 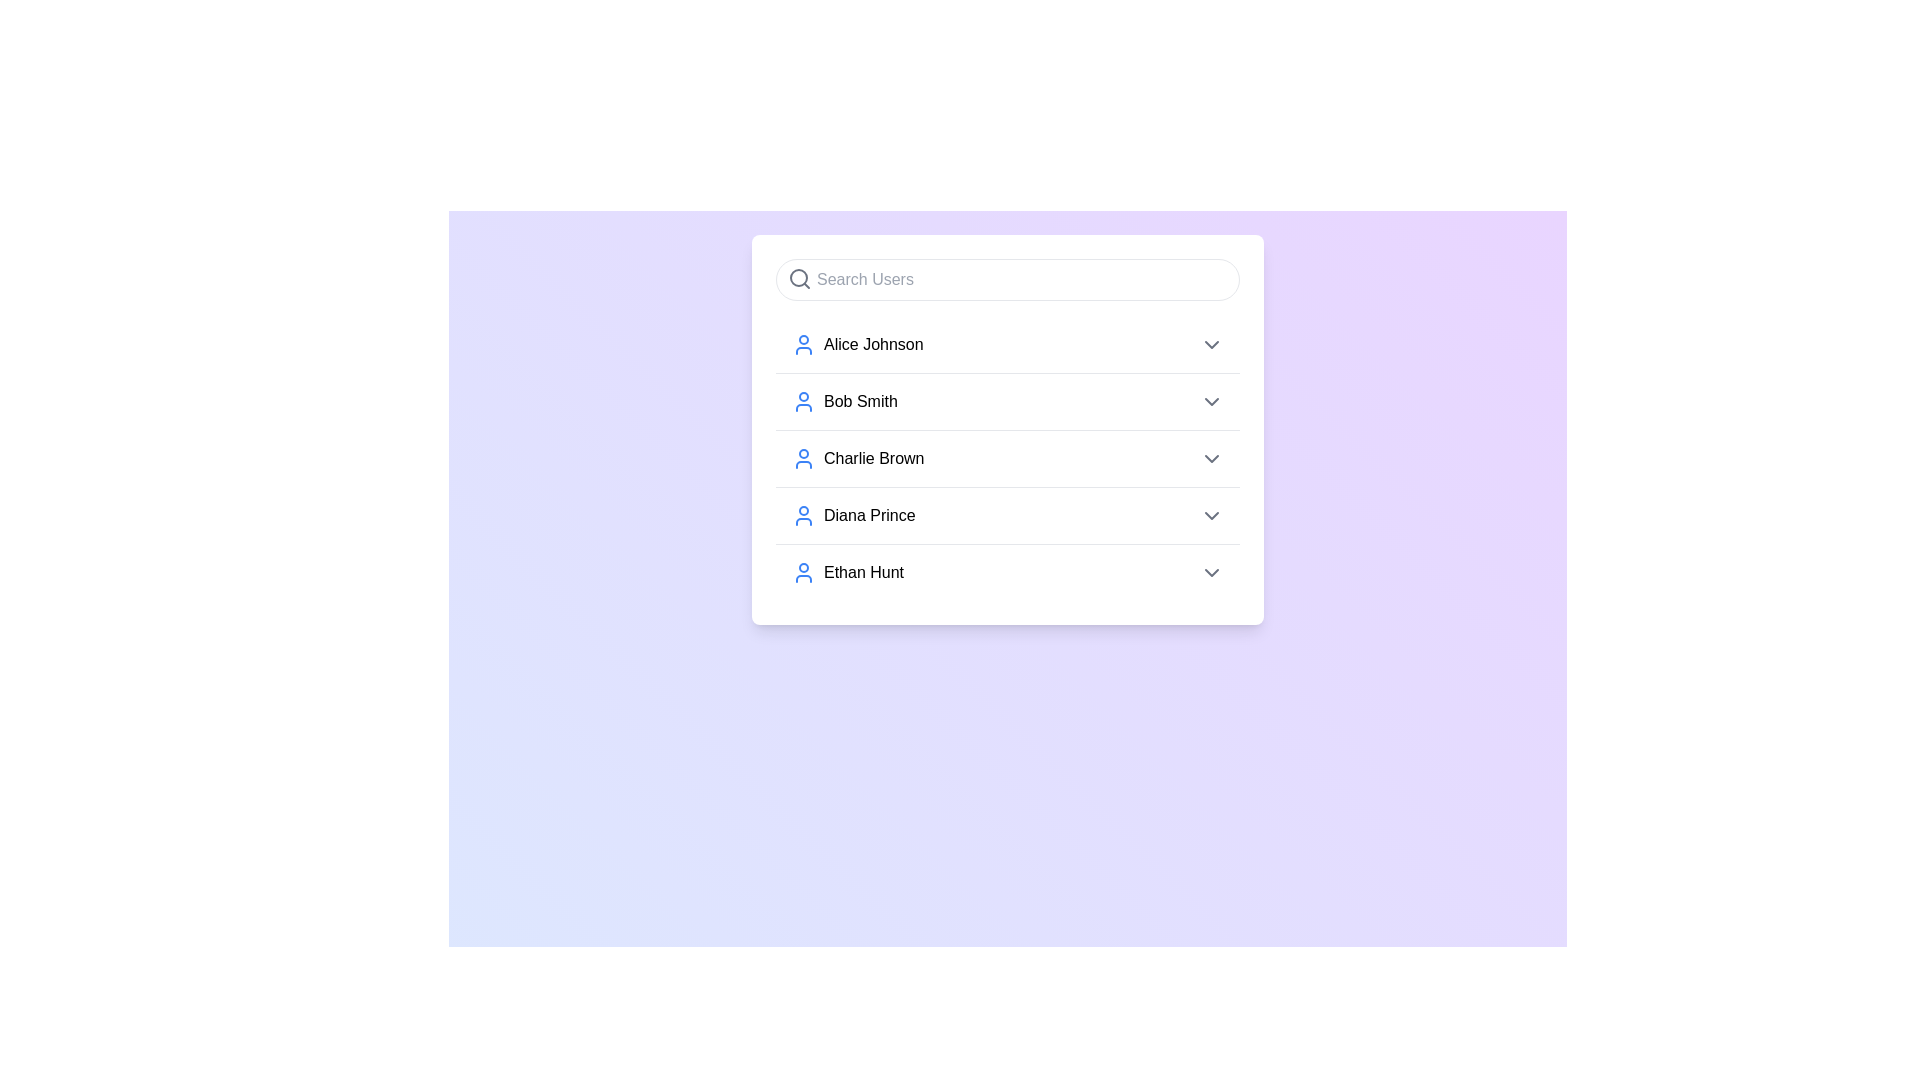 What do you see at coordinates (1008, 458) in the screenshot?
I see `the selectable list item representing 'Charlie Brown'` at bounding box center [1008, 458].